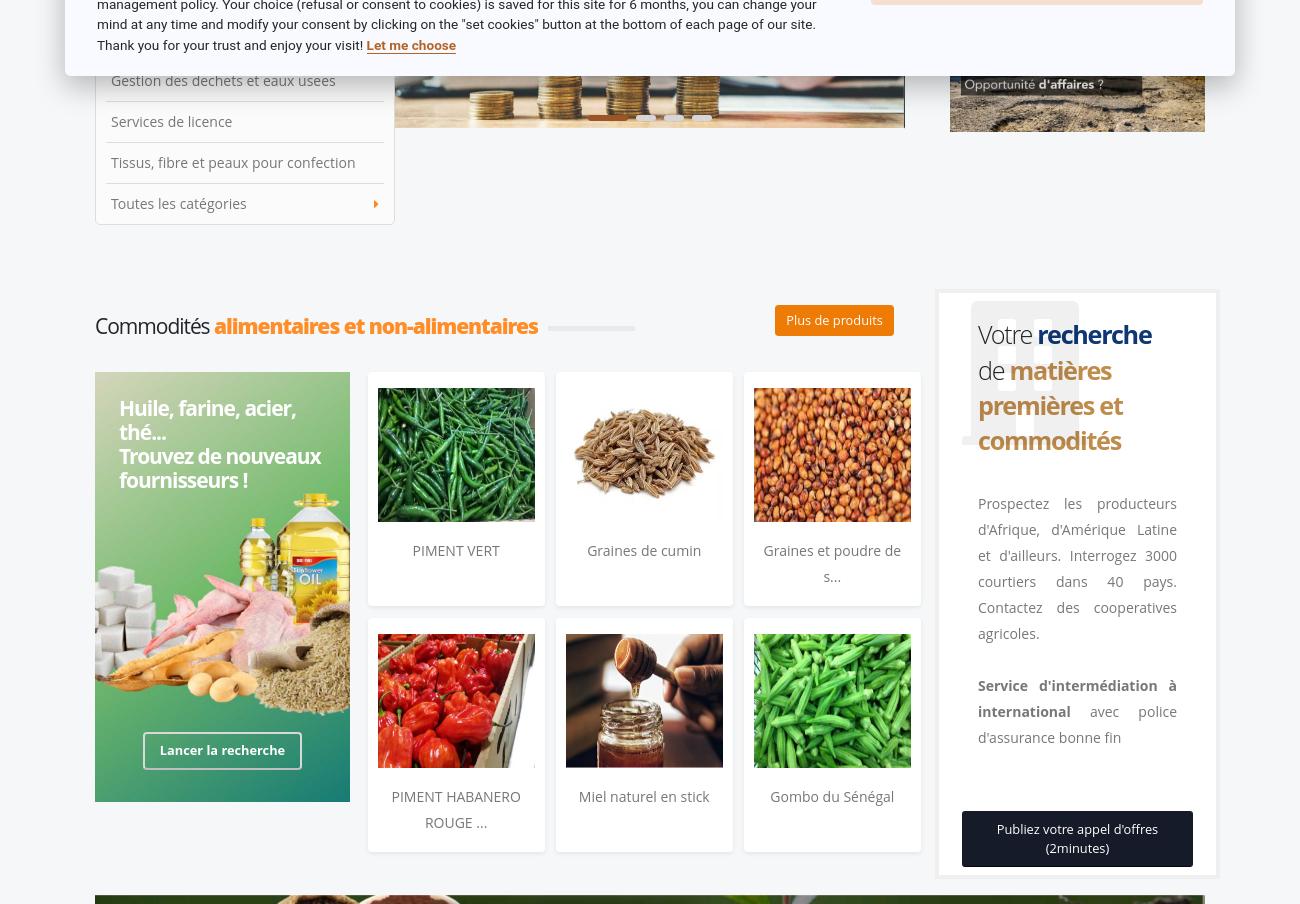  I want to click on 'Tissus, fibre et peaux pour confection', so click(110, 161).